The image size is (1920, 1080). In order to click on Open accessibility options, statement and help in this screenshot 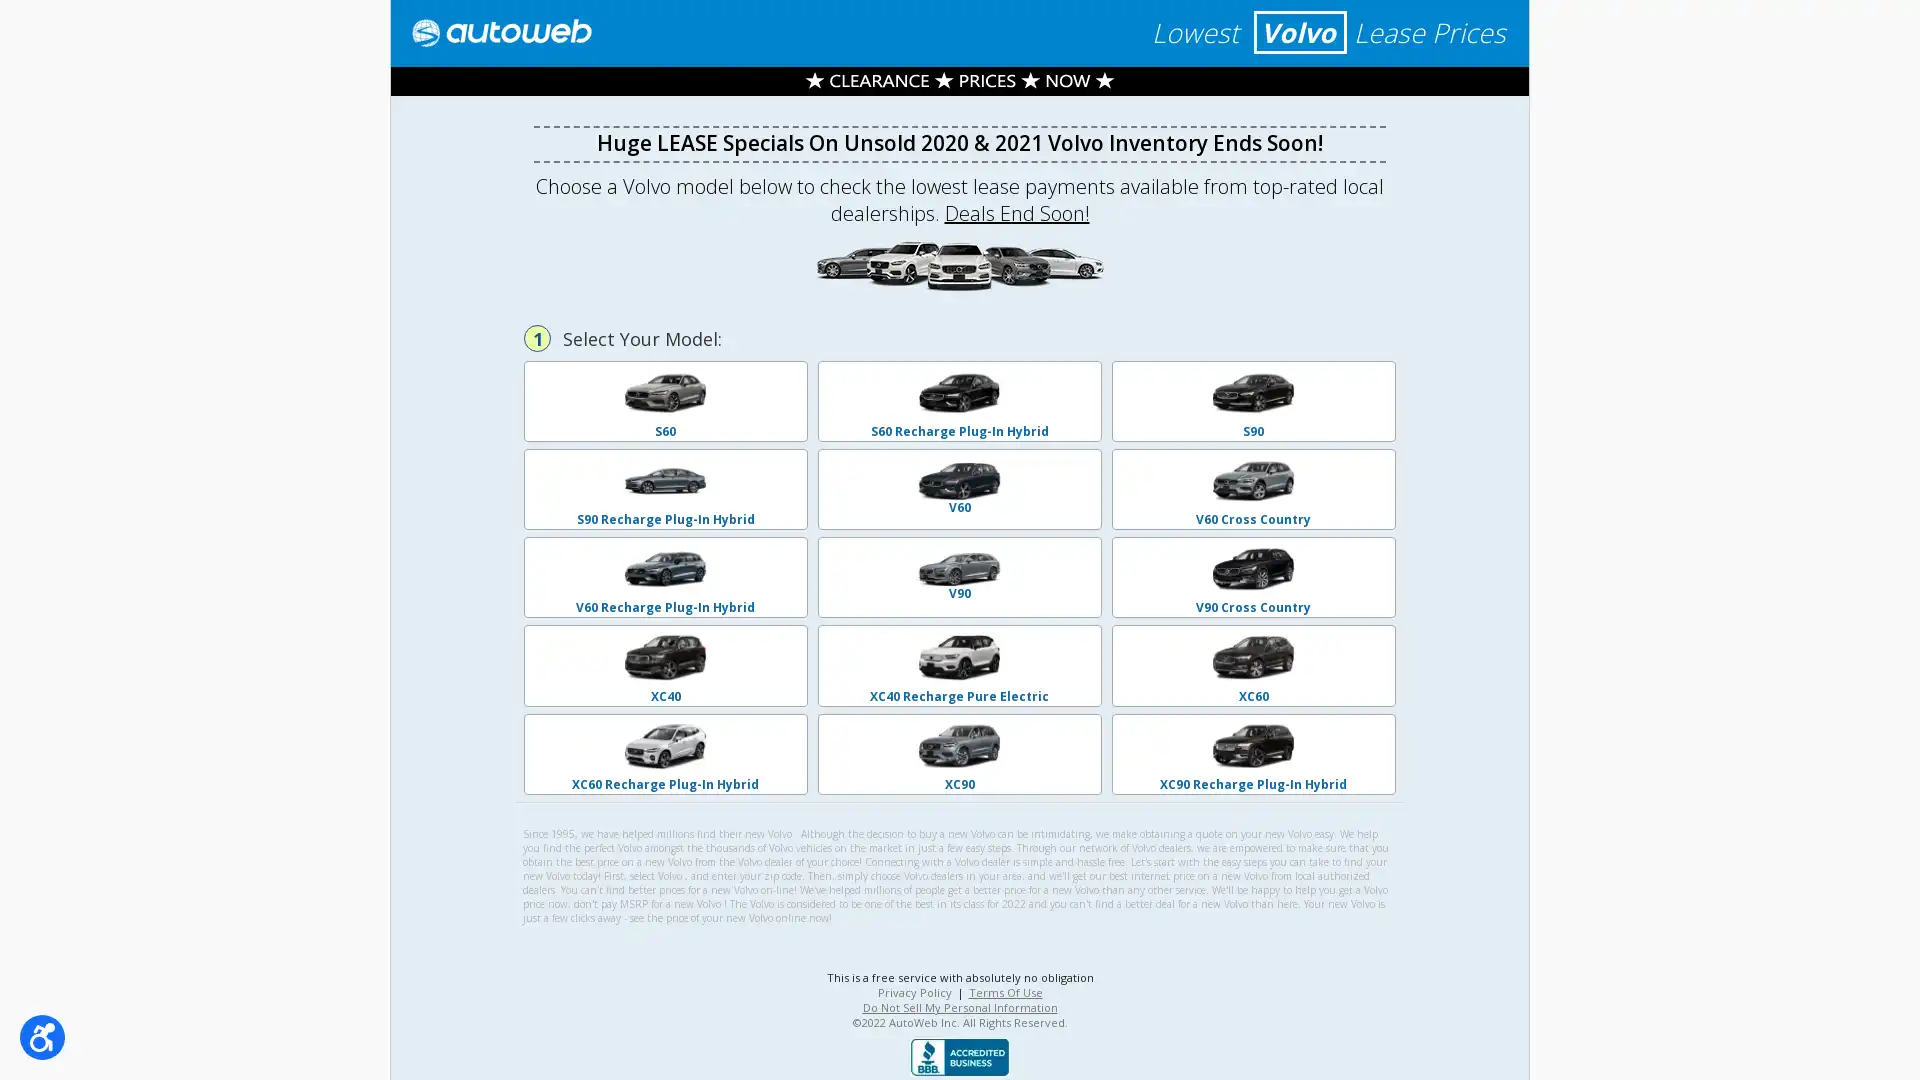, I will do `click(42, 1036)`.